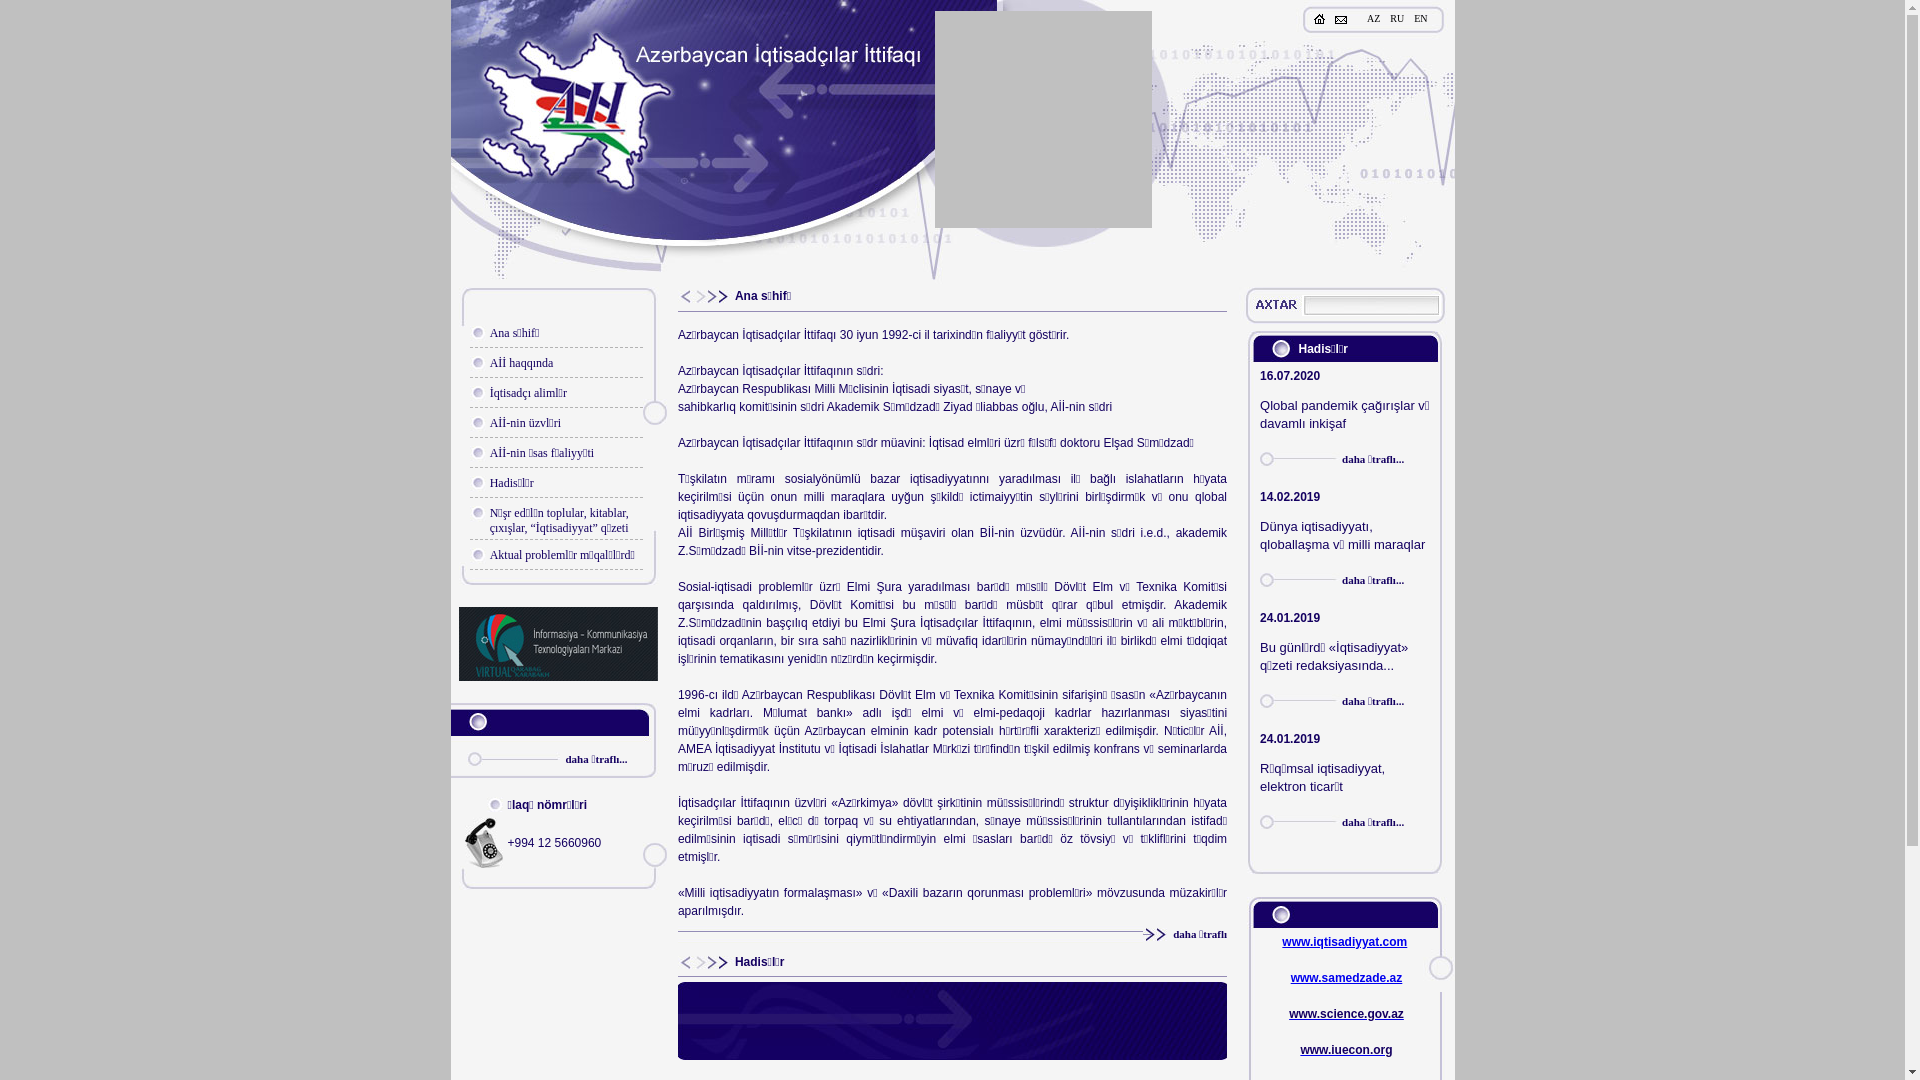 The height and width of the screenshot is (1080, 1920). Describe the element at coordinates (1347, 977) in the screenshot. I see `'www.samedzade.az'` at that location.